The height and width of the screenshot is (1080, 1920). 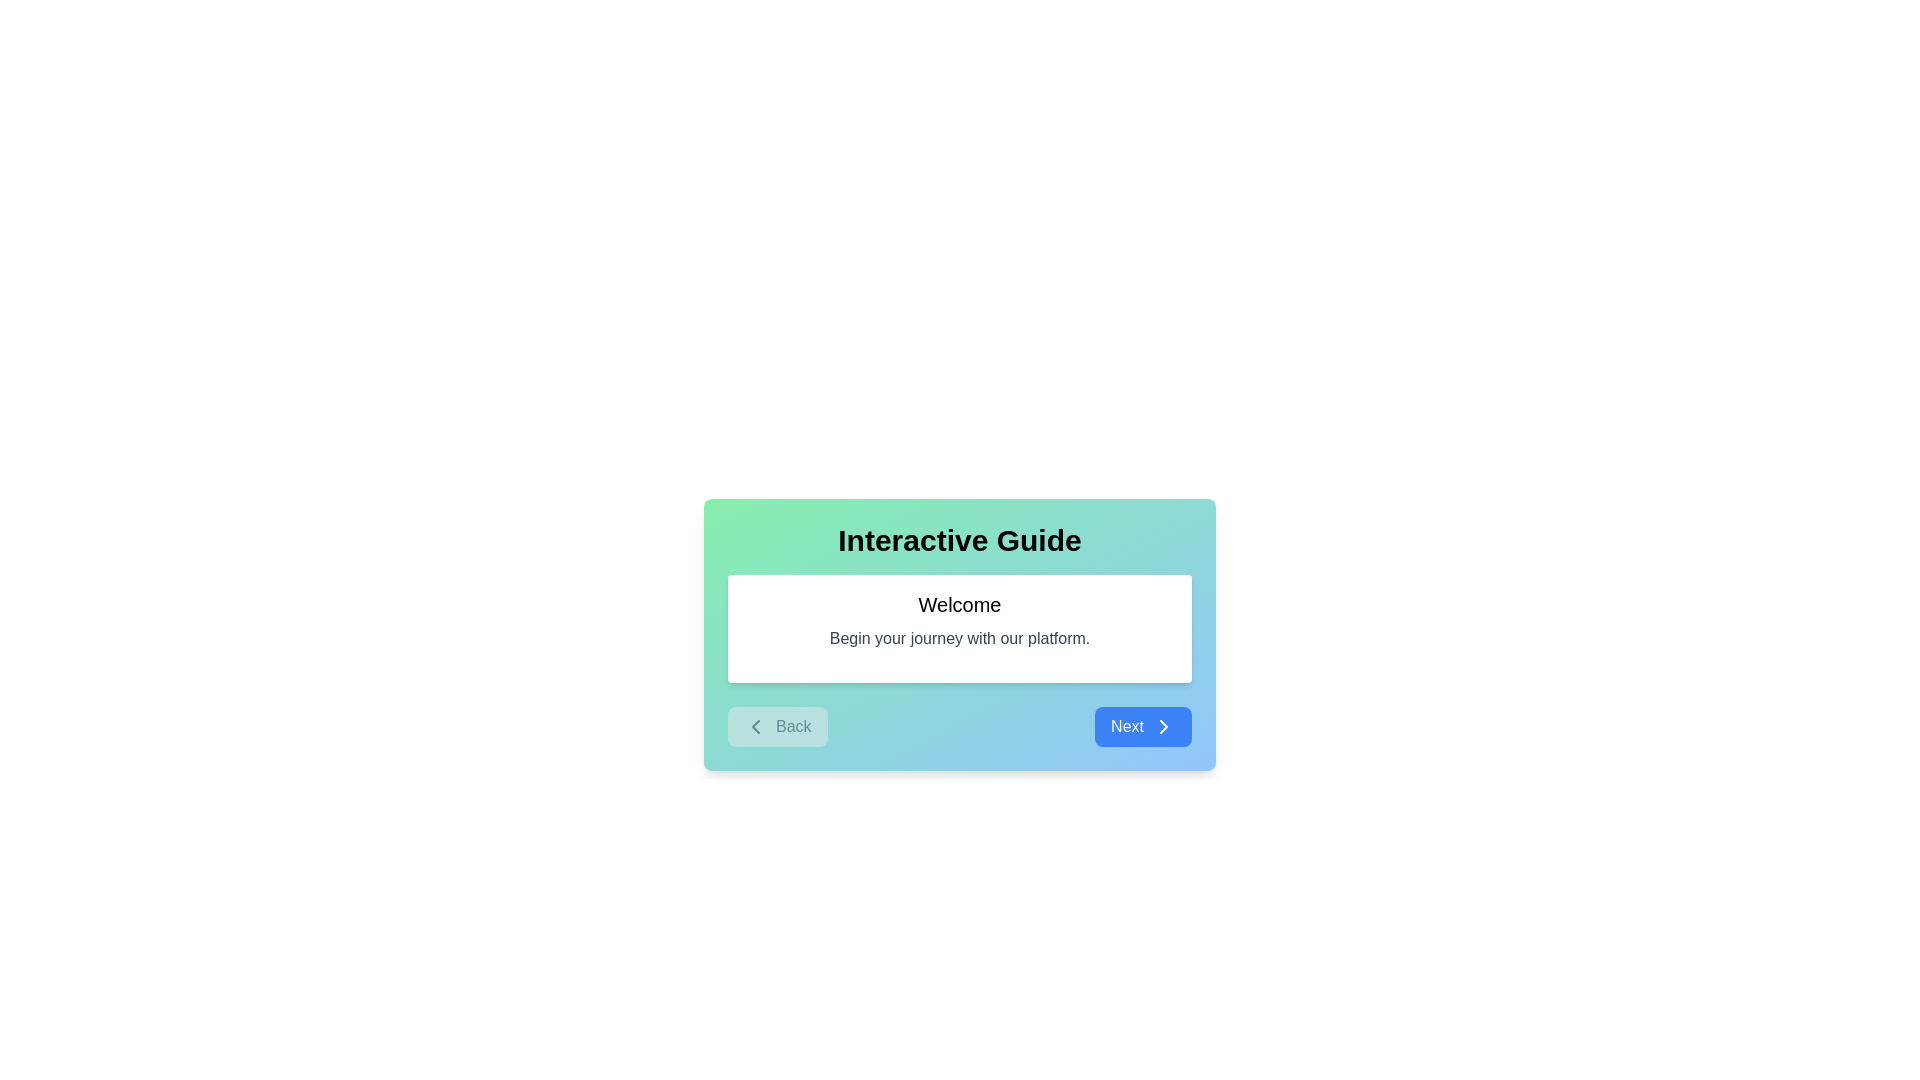 I want to click on the 'Next' button, which is a rectangular button with white text on a blue background and a right-pointing chevron icon, located at the bottom right corner of the layout, so click(x=1143, y=726).